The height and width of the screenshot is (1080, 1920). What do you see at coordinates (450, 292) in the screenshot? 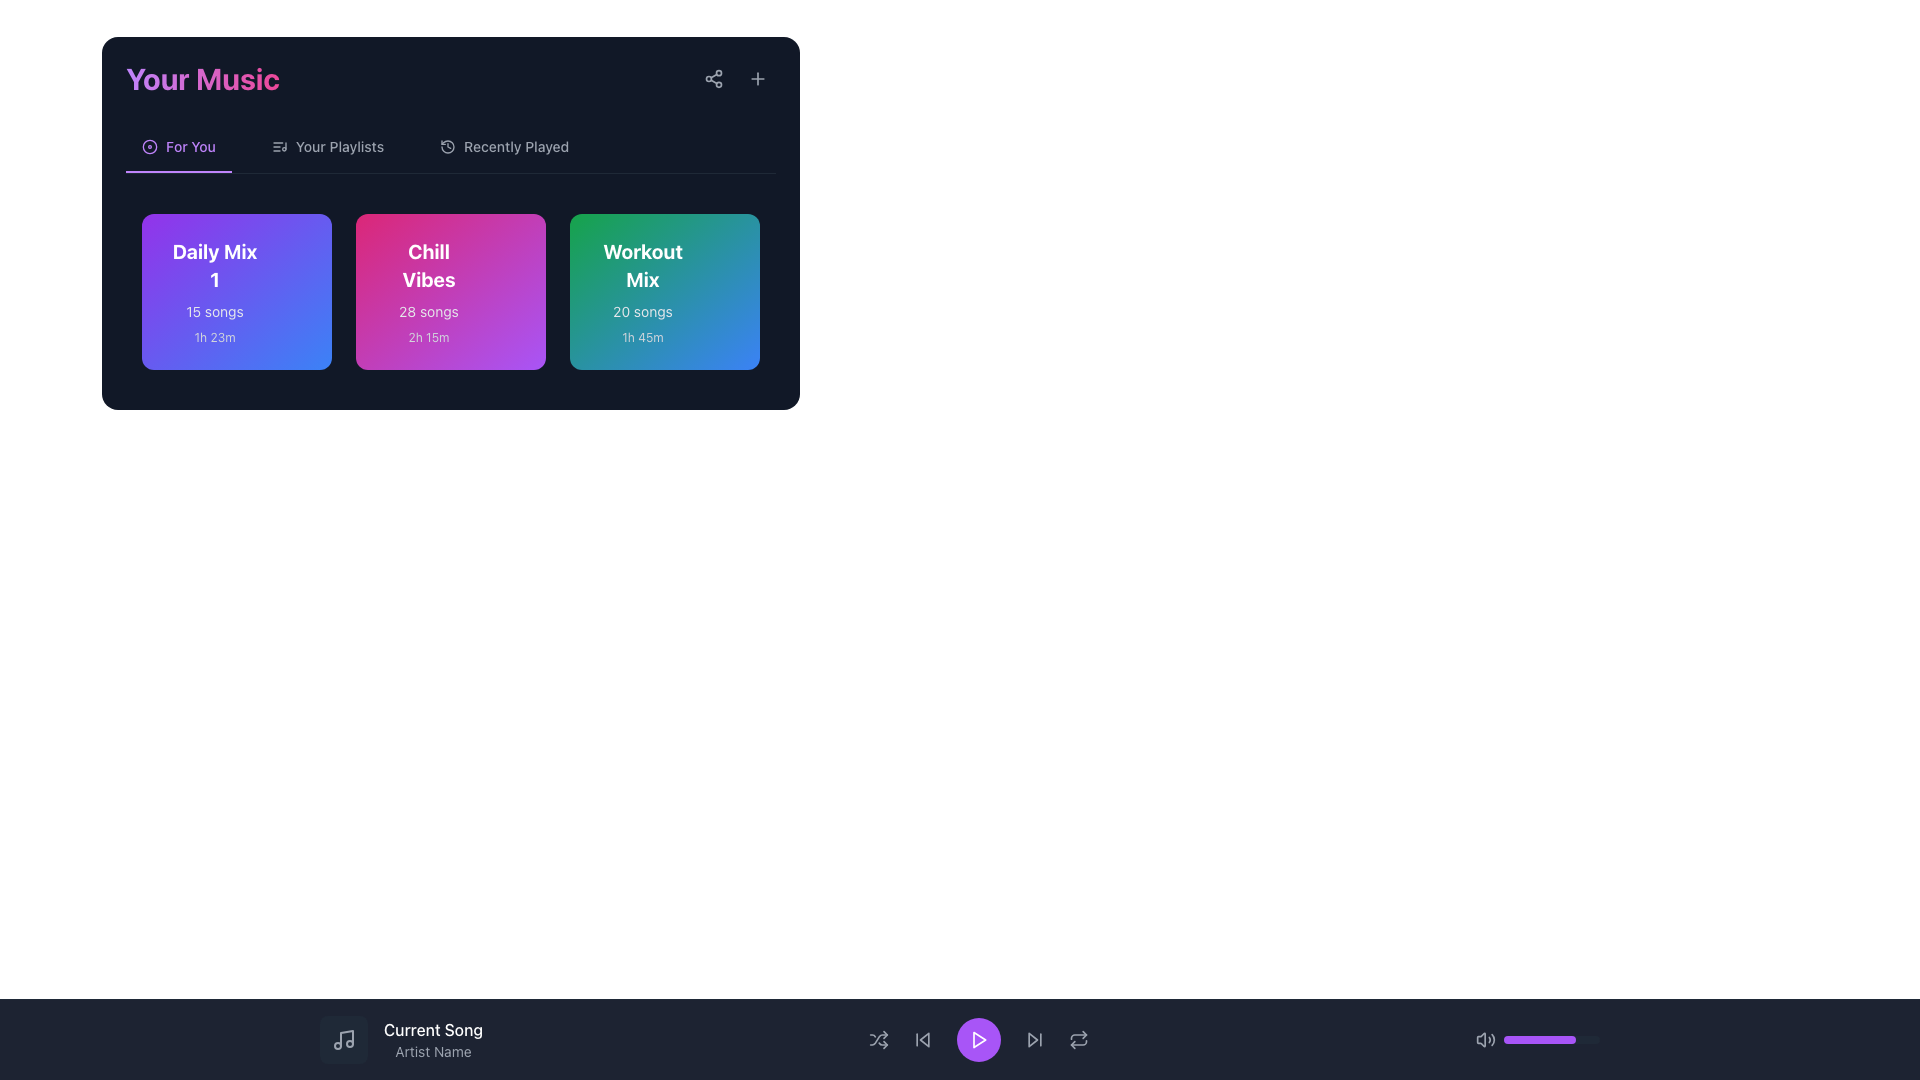
I see `the 'Chill Vibes' interactive card, which features a gradient background from pink to purple and contains the title in bold white text` at bounding box center [450, 292].